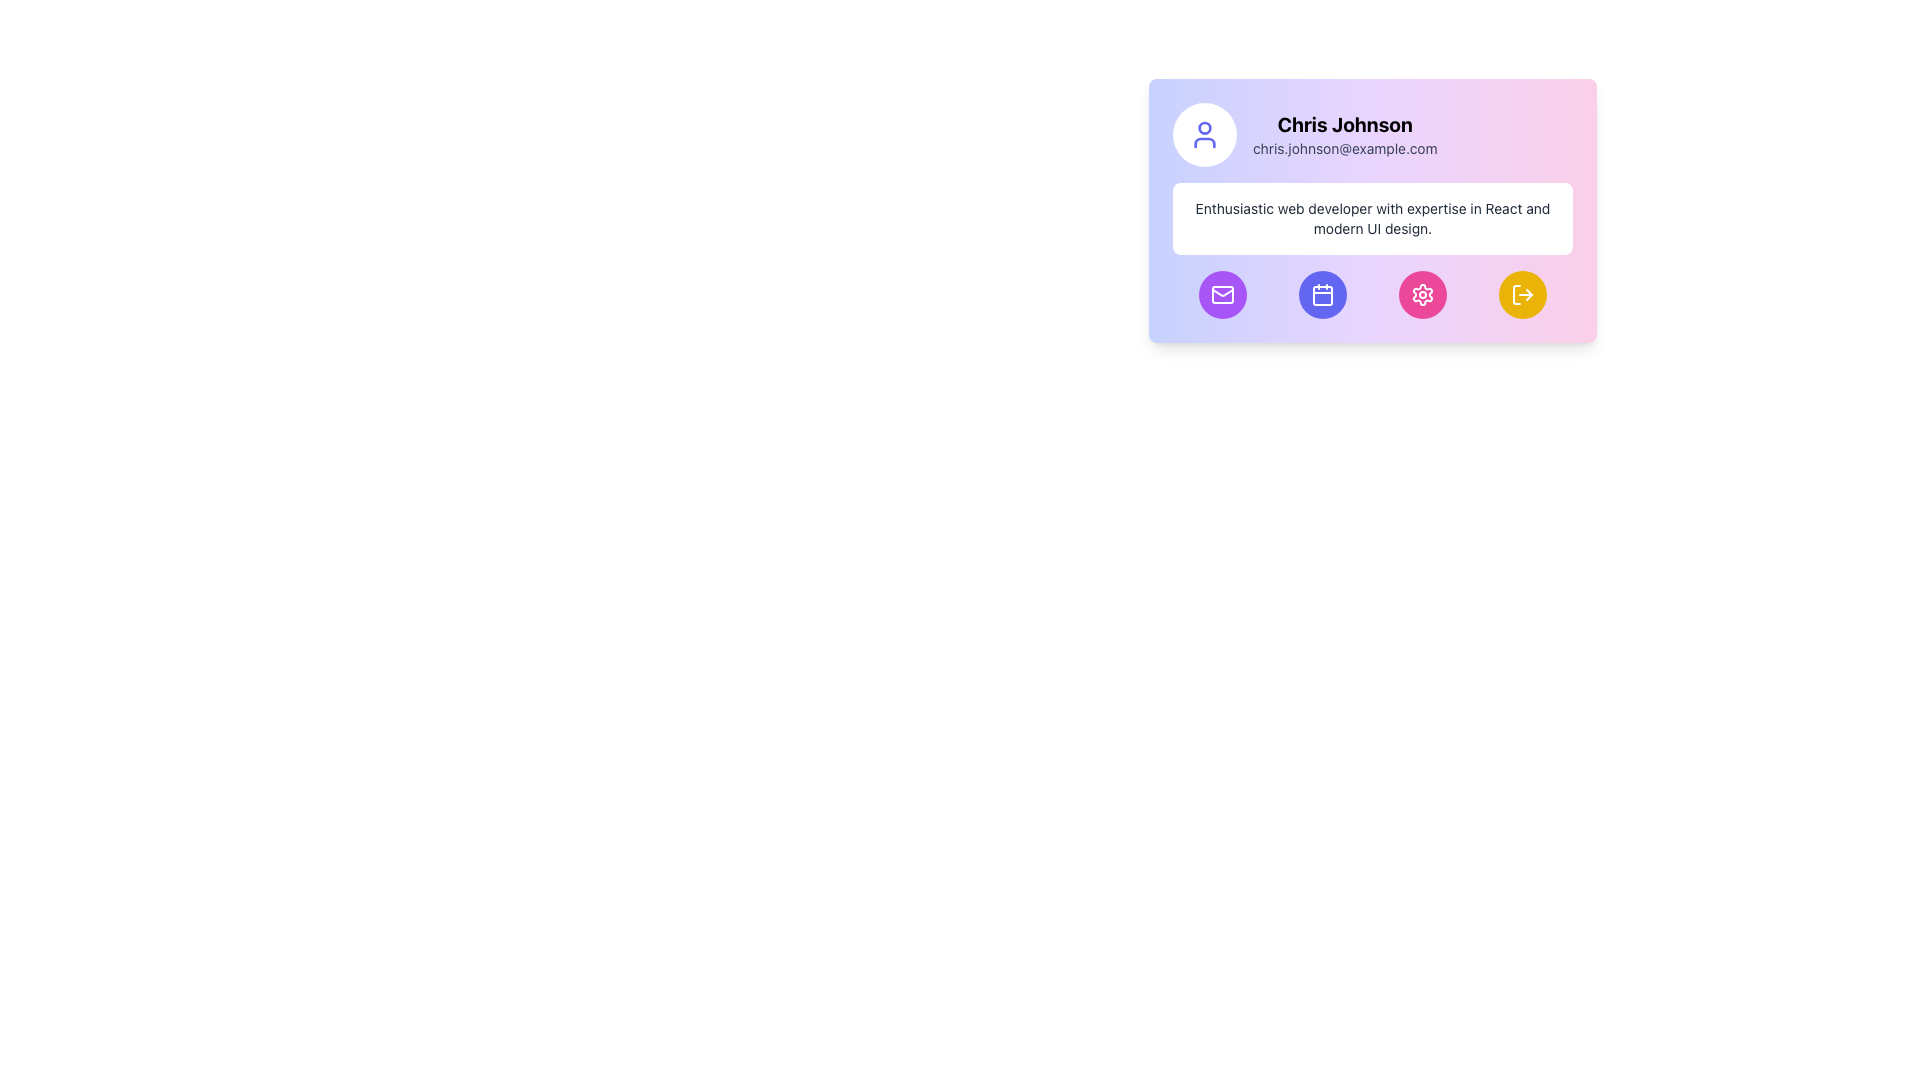 This screenshot has width=1920, height=1080. I want to click on the circular shape representing the user's head within the user profile icon at the top-left corner of the user information card, so click(1203, 127).